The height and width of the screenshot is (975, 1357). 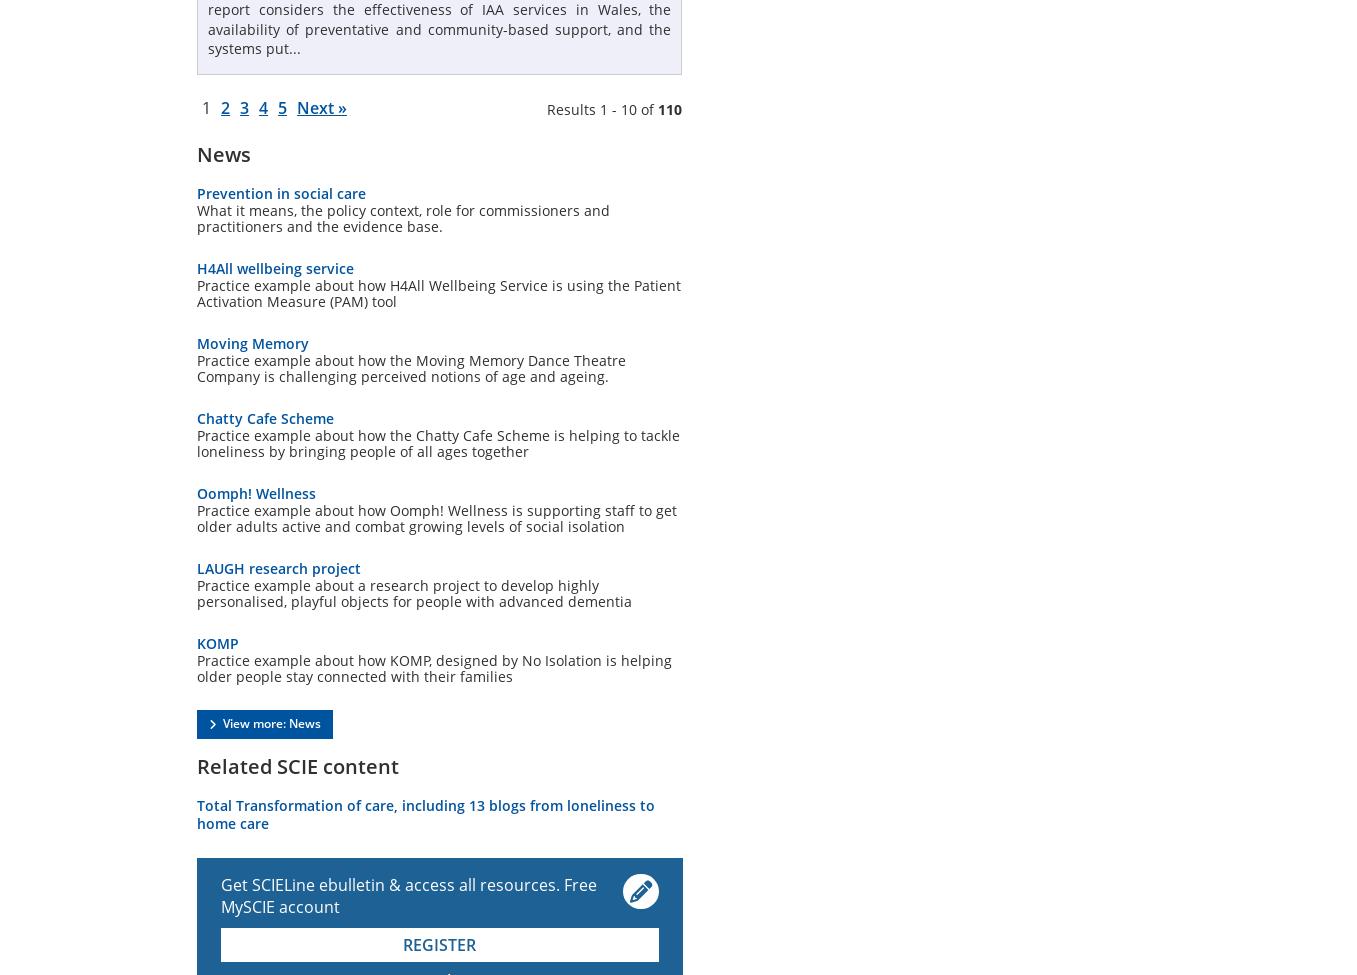 What do you see at coordinates (281, 191) in the screenshot?
I see `'Prevention in social care'` at bounding box center [281, 191].